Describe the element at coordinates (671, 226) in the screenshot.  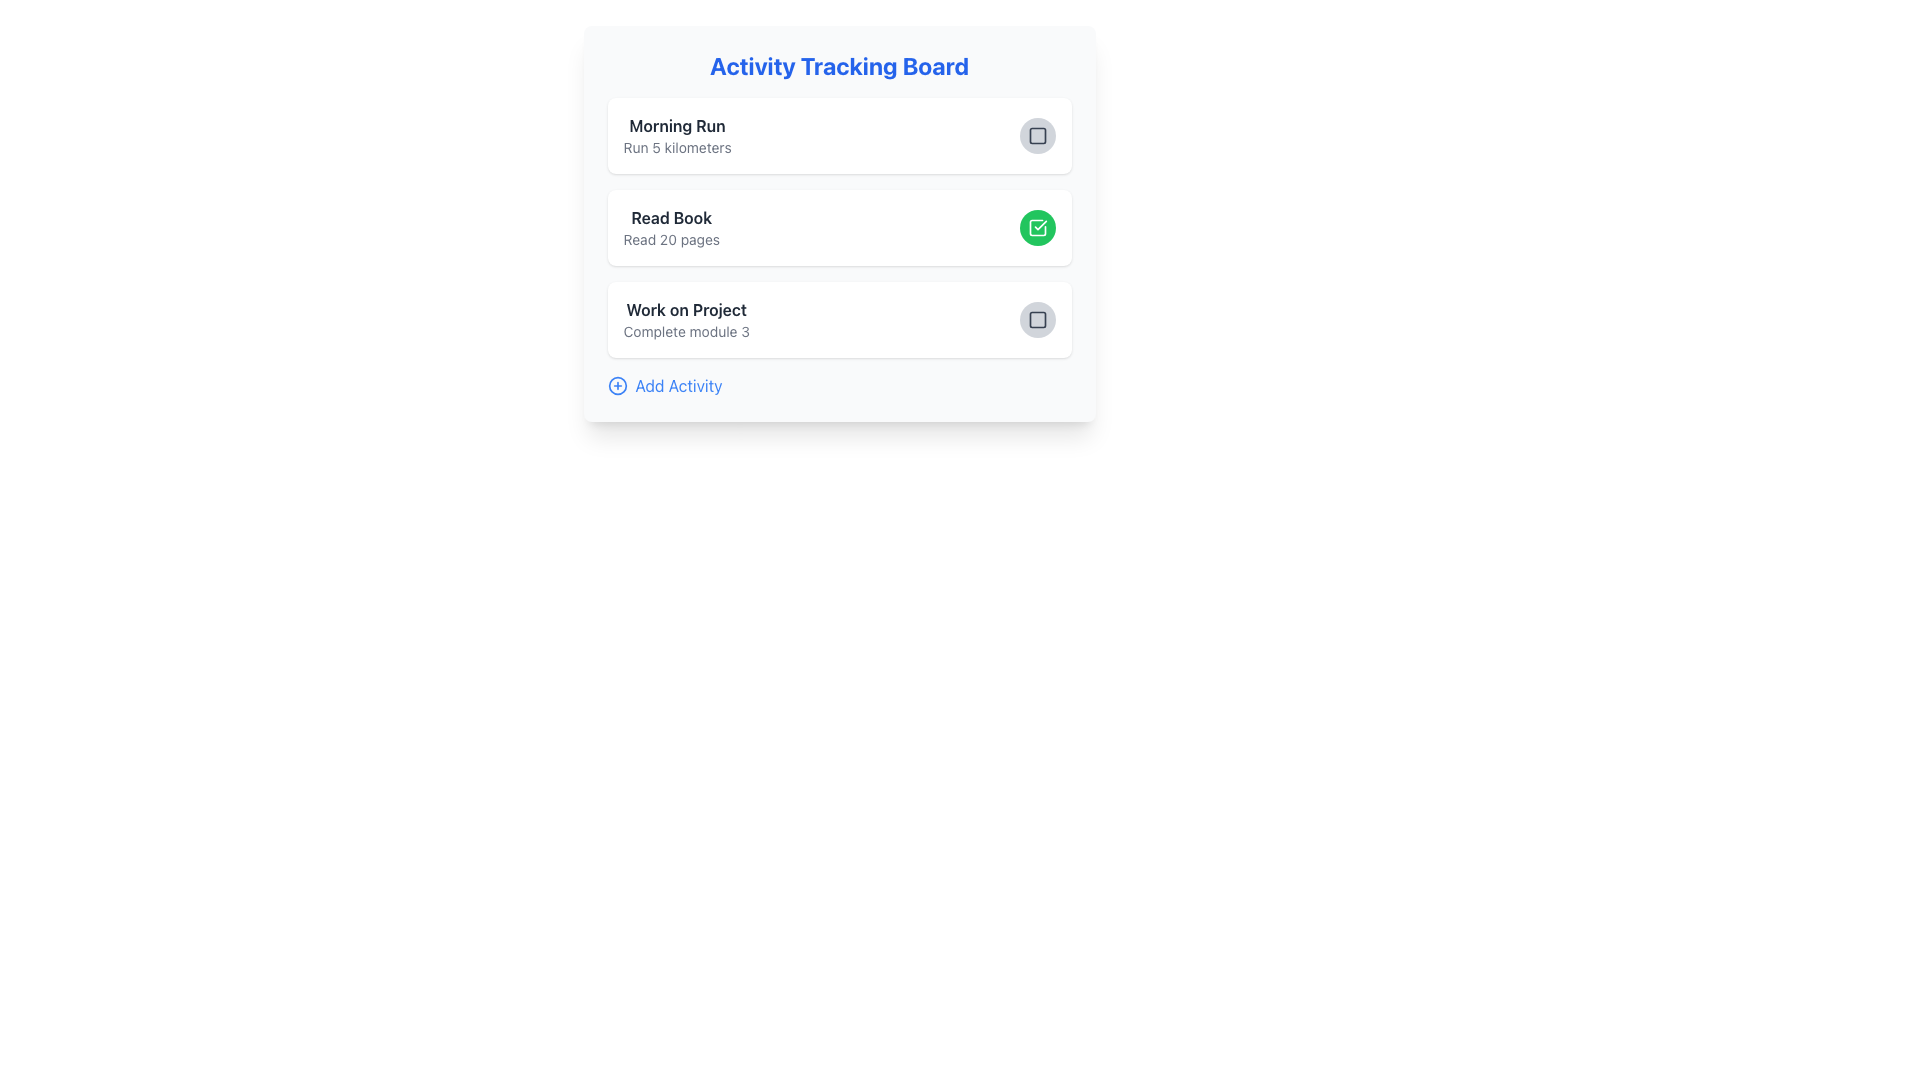
I see `the Text Block containing 'Read Book' and 'Read 20 pages' which is the second item in the vertically stacked list of the 'Activity Tracking Board'` at that location.